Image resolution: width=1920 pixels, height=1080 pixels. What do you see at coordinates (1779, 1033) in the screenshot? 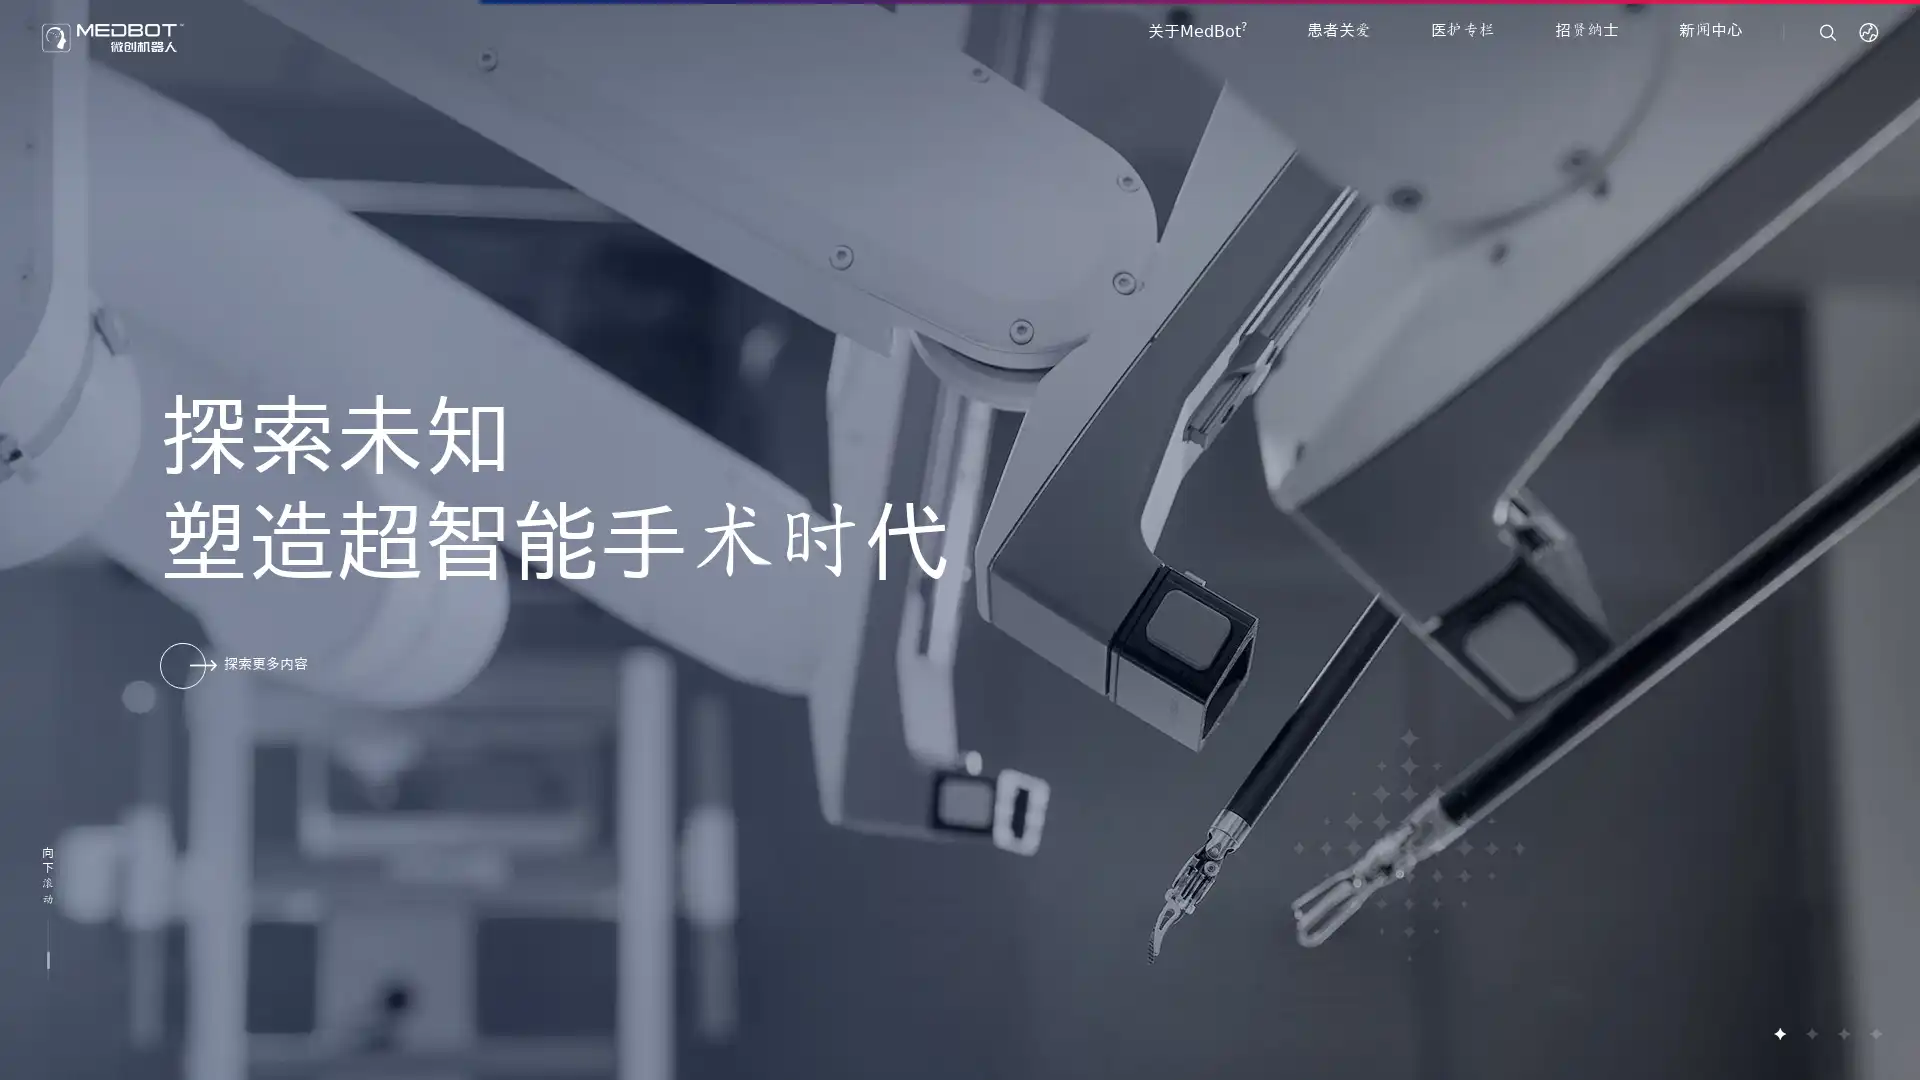
I see `Go to slide 1` at bounding box center [1779, 1033].